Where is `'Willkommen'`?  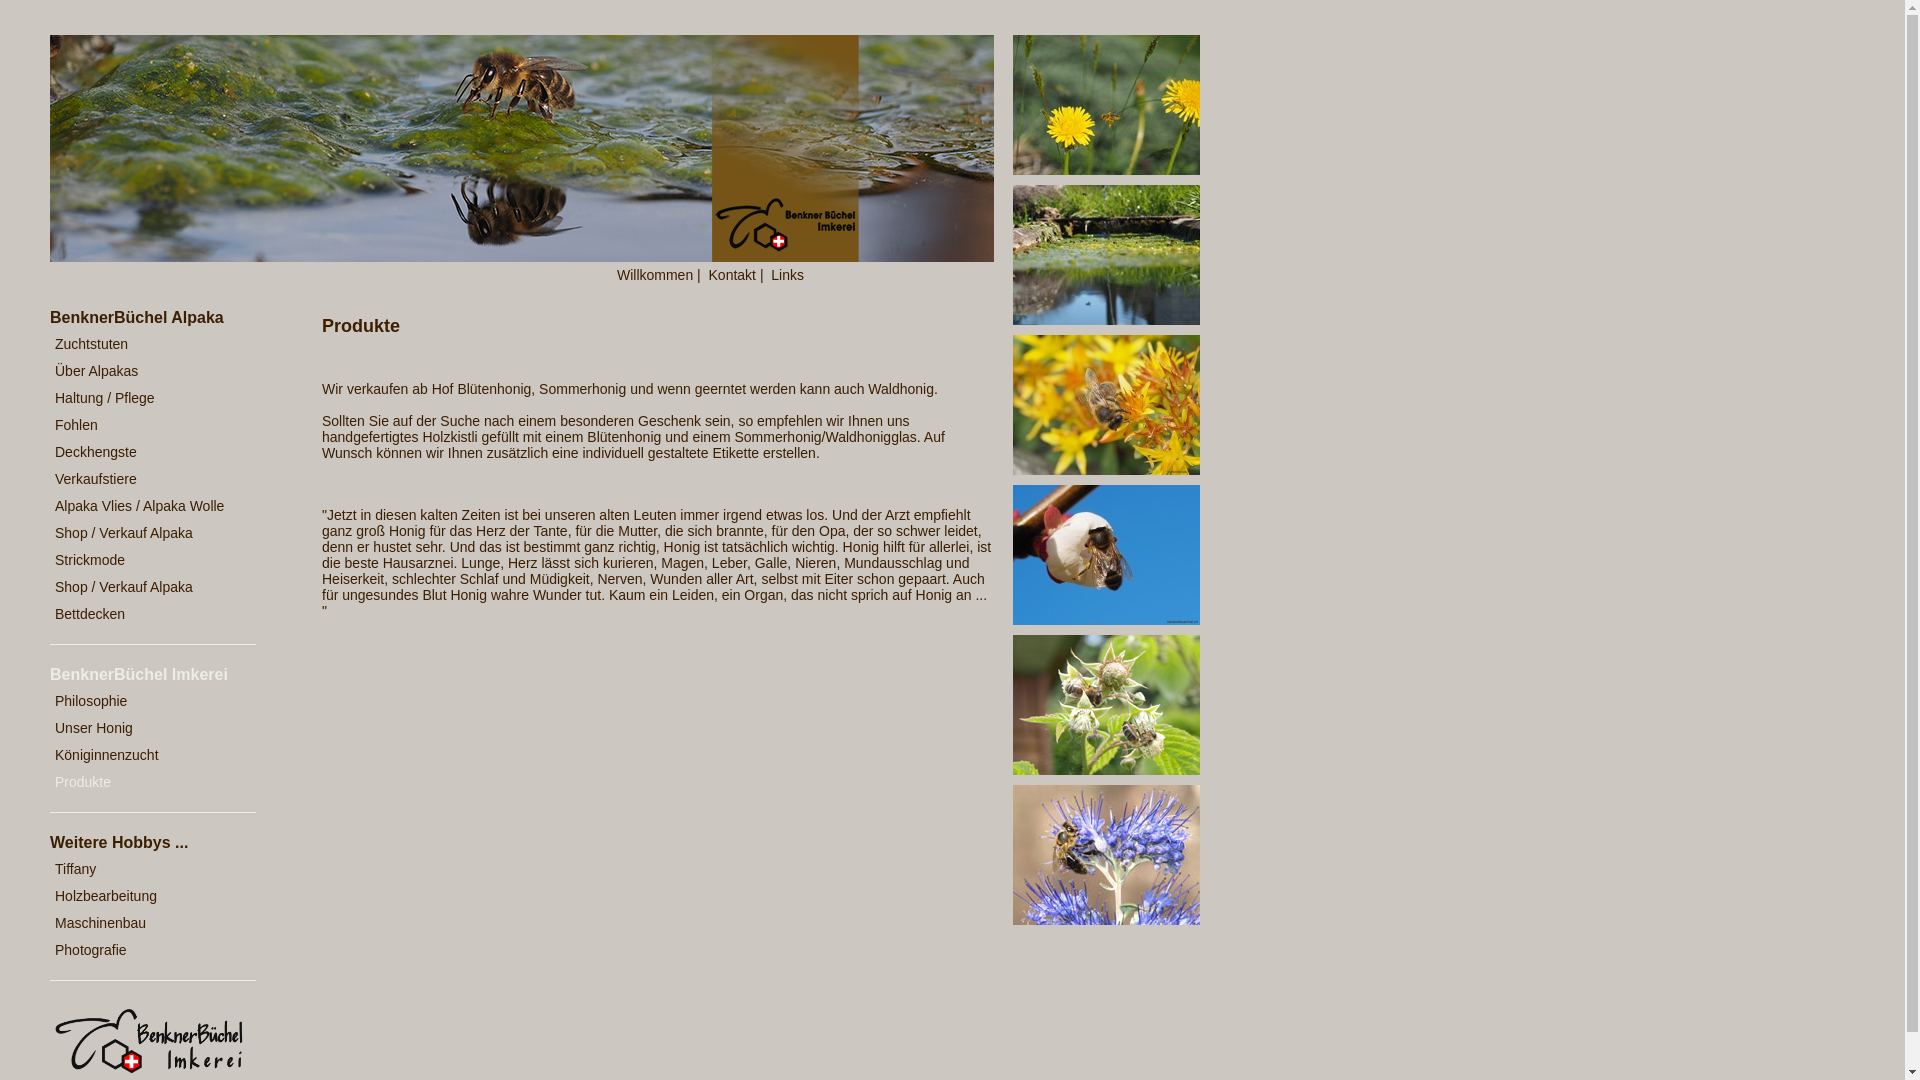
'Willkommen' is located at coordinates (654, 274).